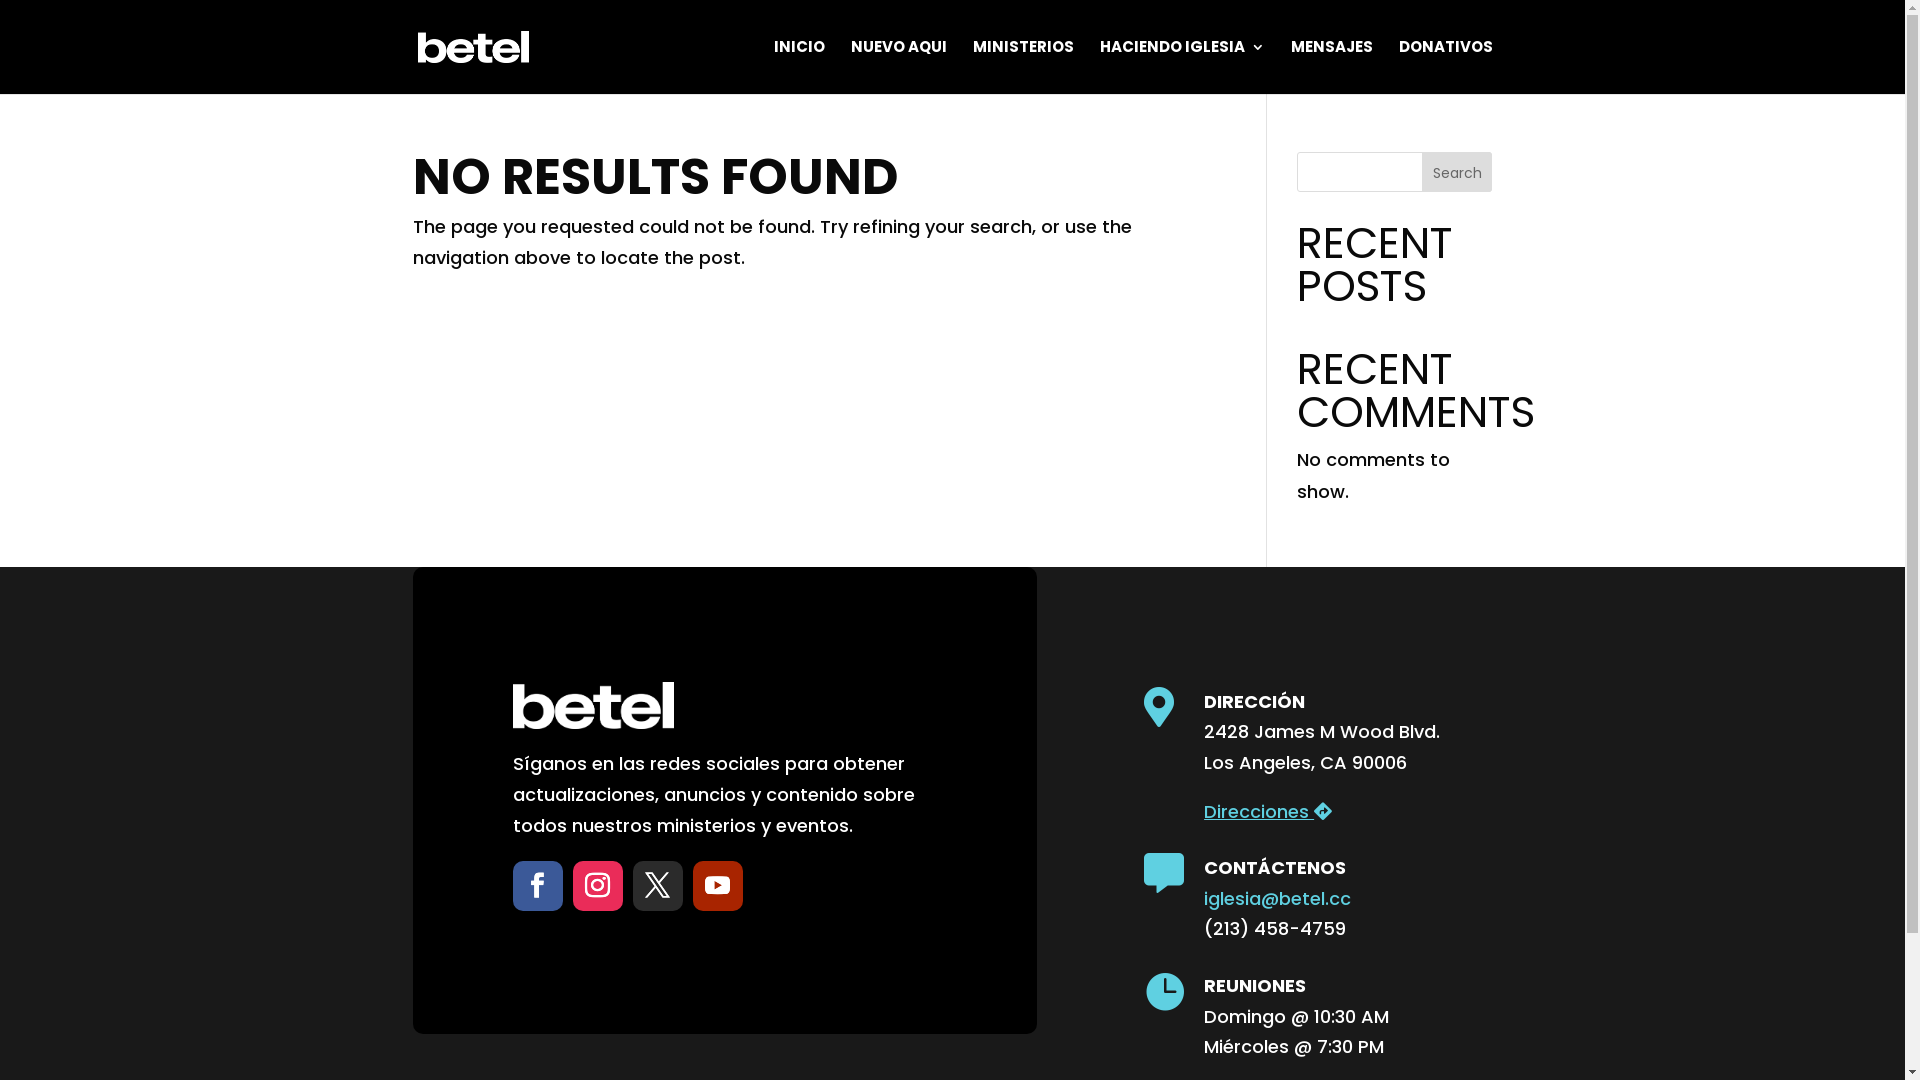  I want to click on 'INICIO', so click(772, 65).